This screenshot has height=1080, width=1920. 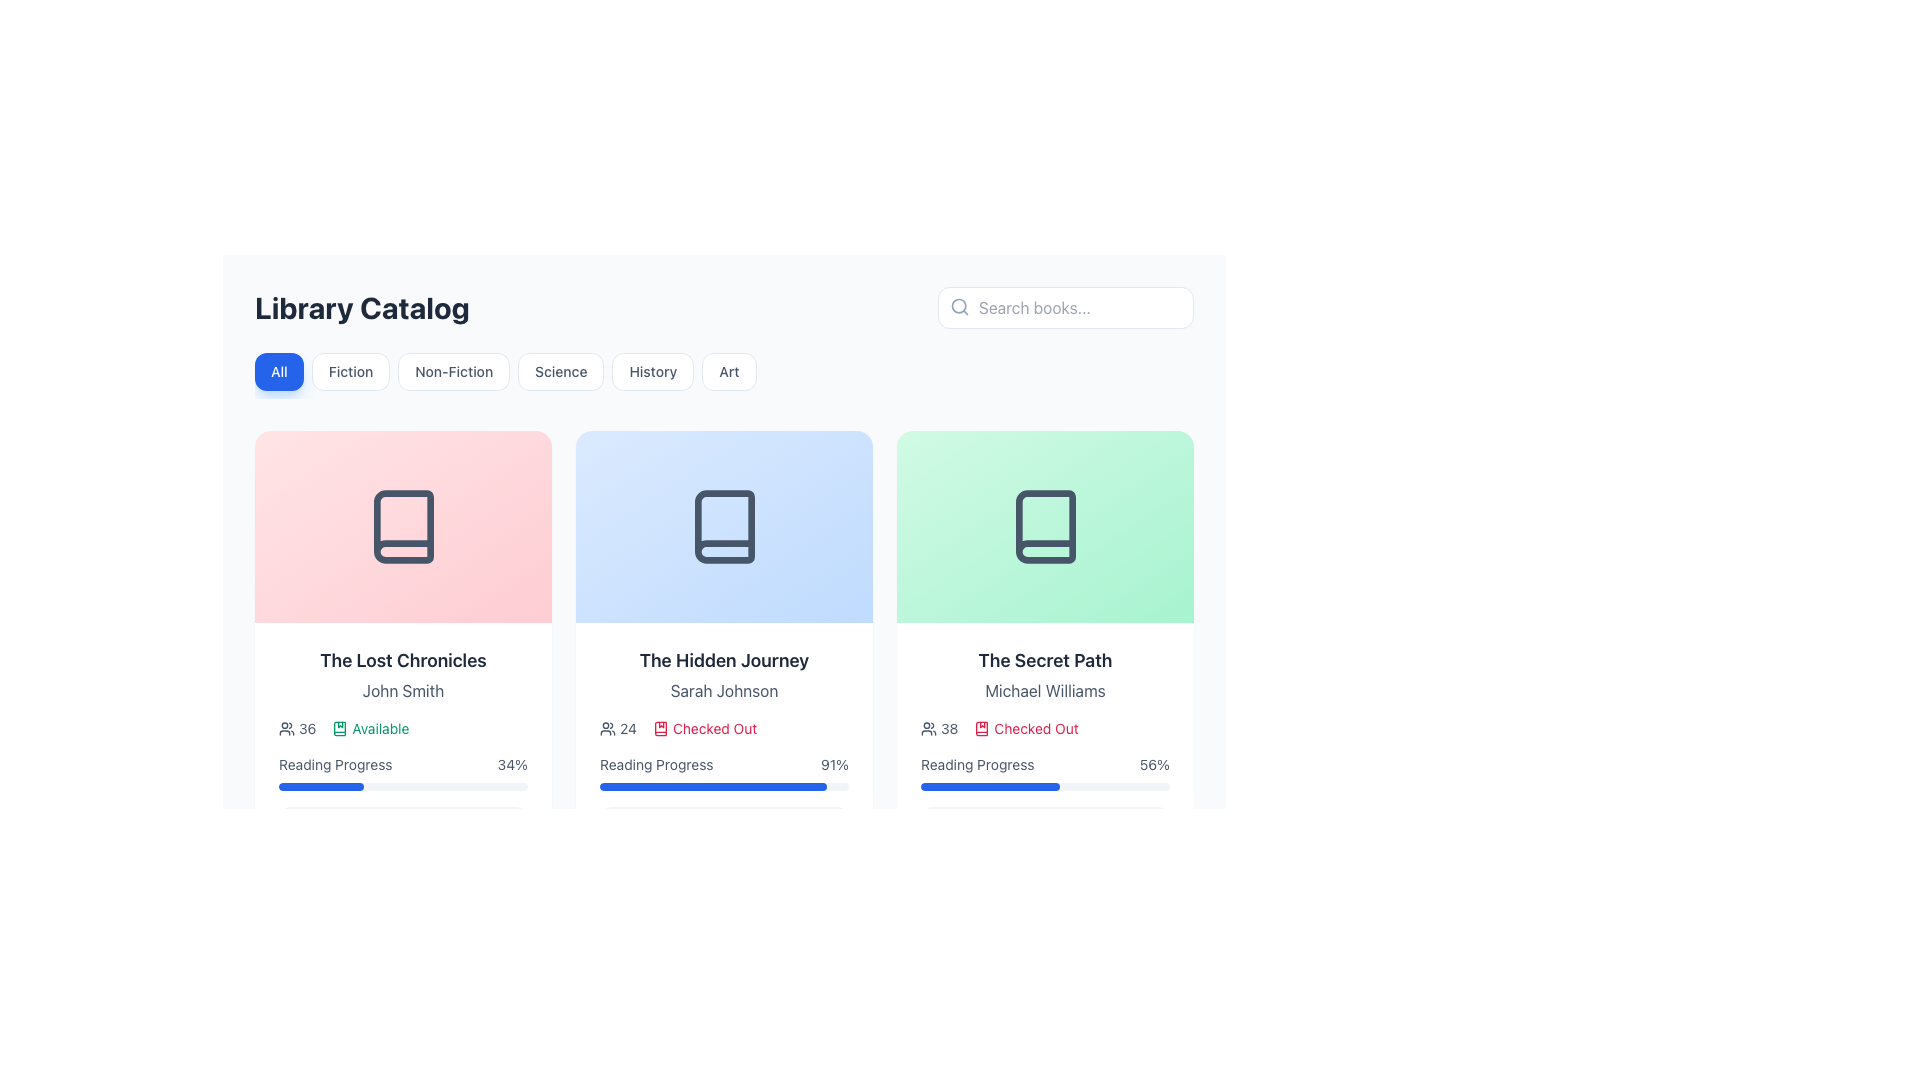 I want to click on the 'All' button in the horizontal navigation bar, so click(x=278, y=371).